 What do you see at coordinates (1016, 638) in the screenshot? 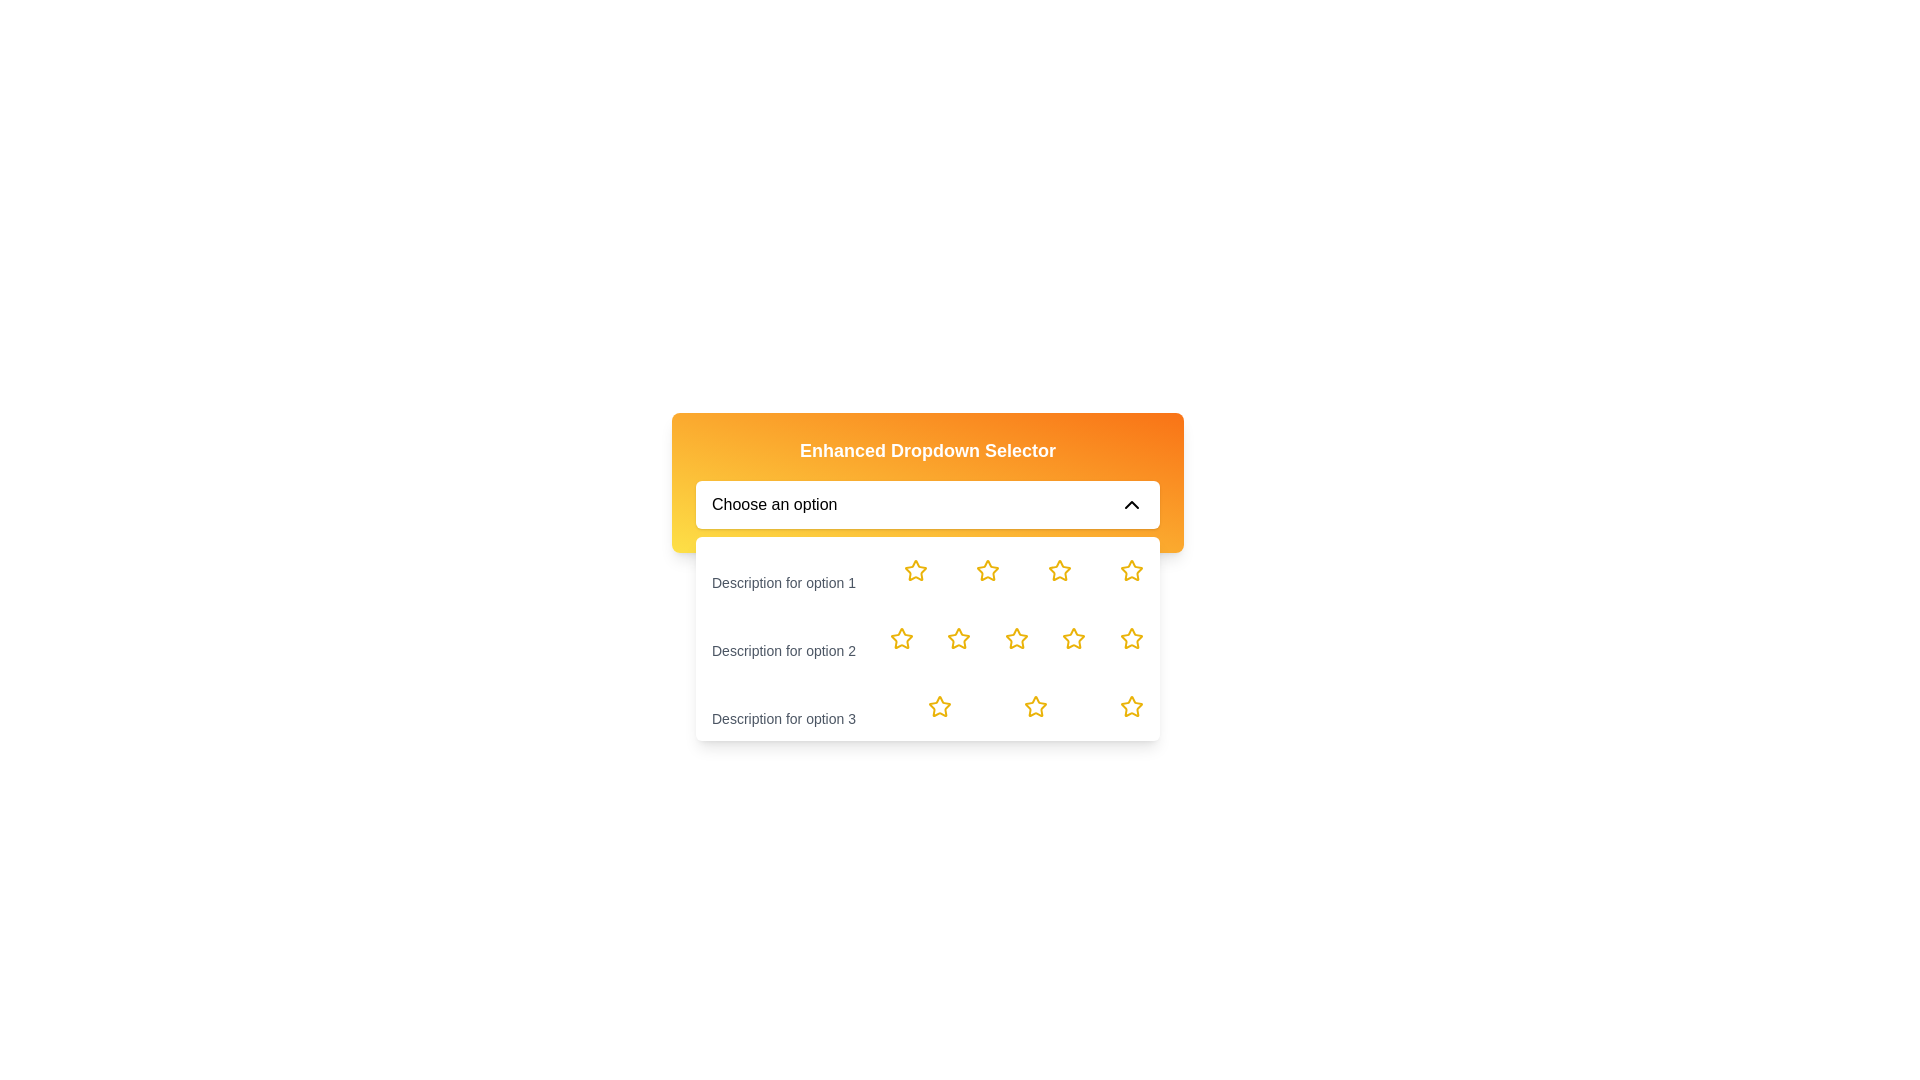
I see `the interactive graphical icon (star) in the third column of the second row to rate it` at bounding box center [1016, 638].